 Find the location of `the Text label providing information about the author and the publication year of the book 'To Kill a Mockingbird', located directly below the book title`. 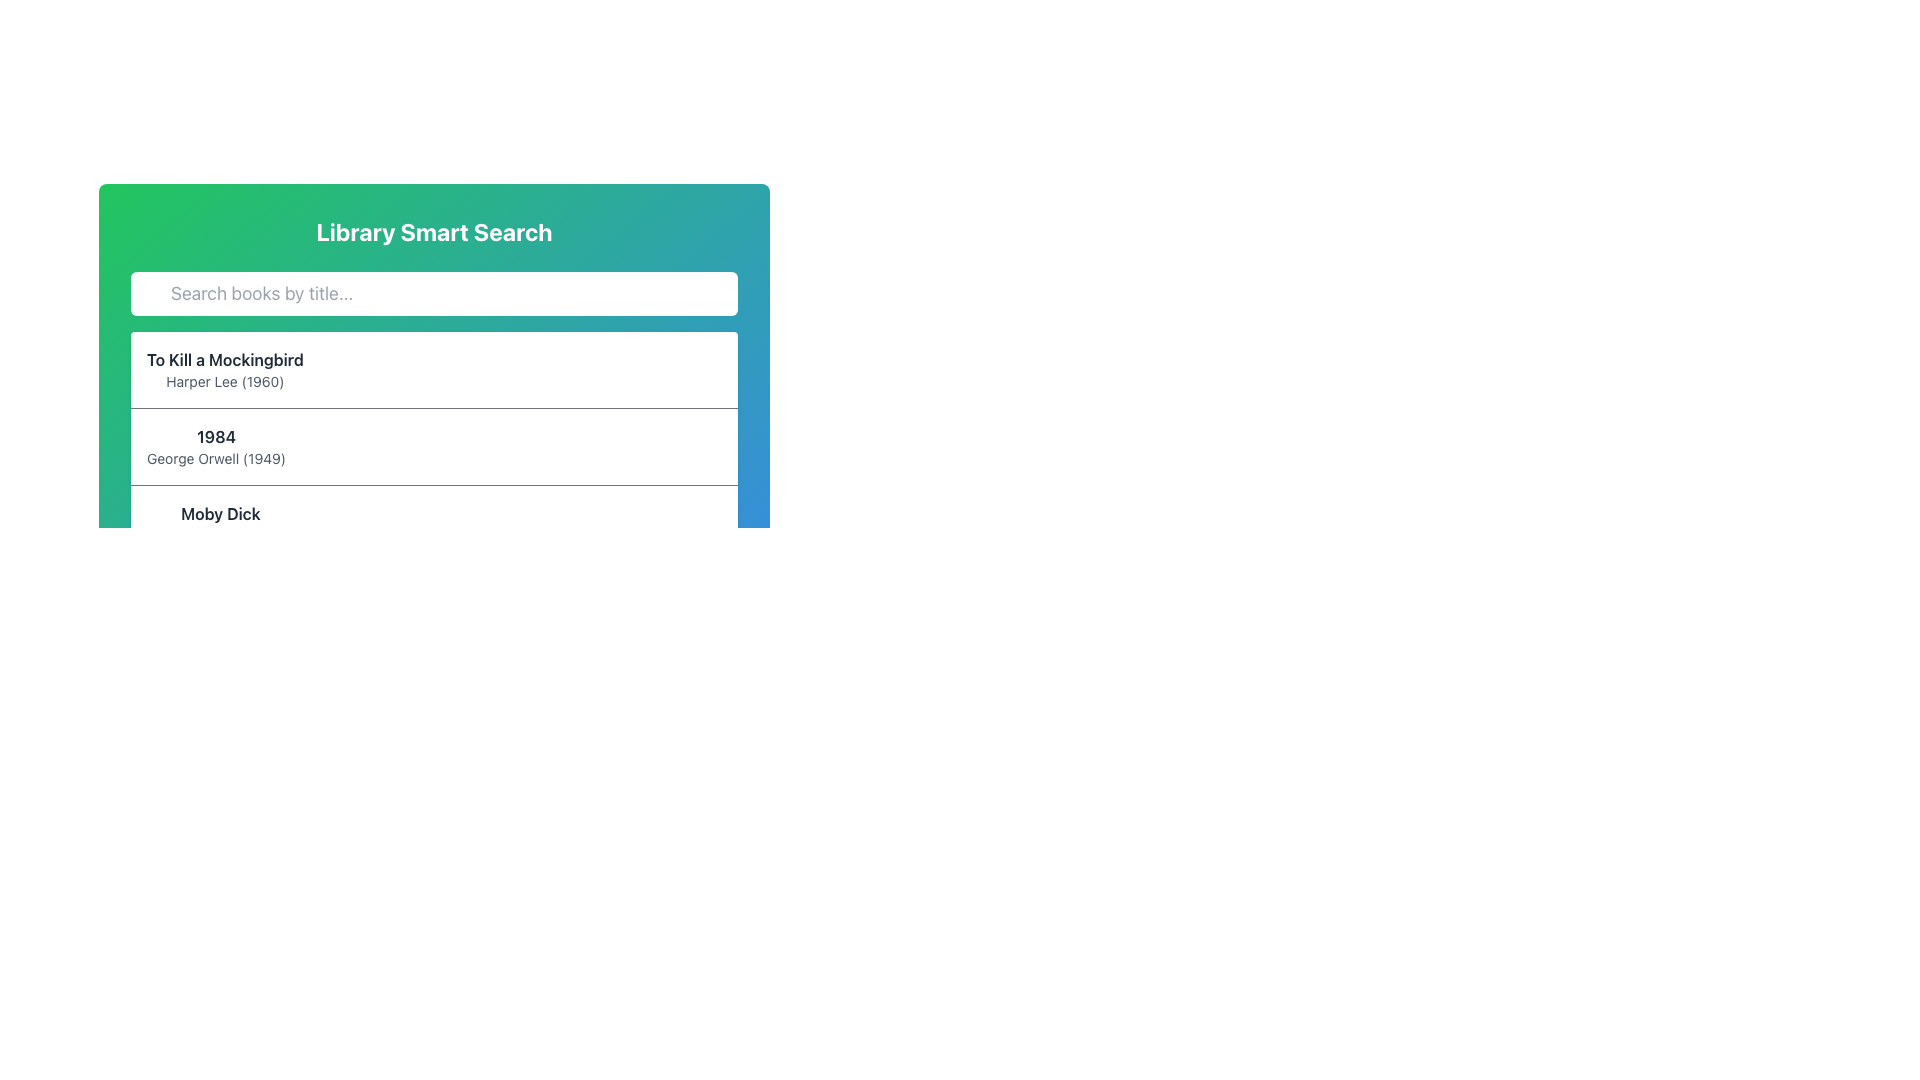

the Text label providing information about the author and the publication year of the book 'To Kill a Mockingbird', located directly below the book title is located at coordinates (225, 381).